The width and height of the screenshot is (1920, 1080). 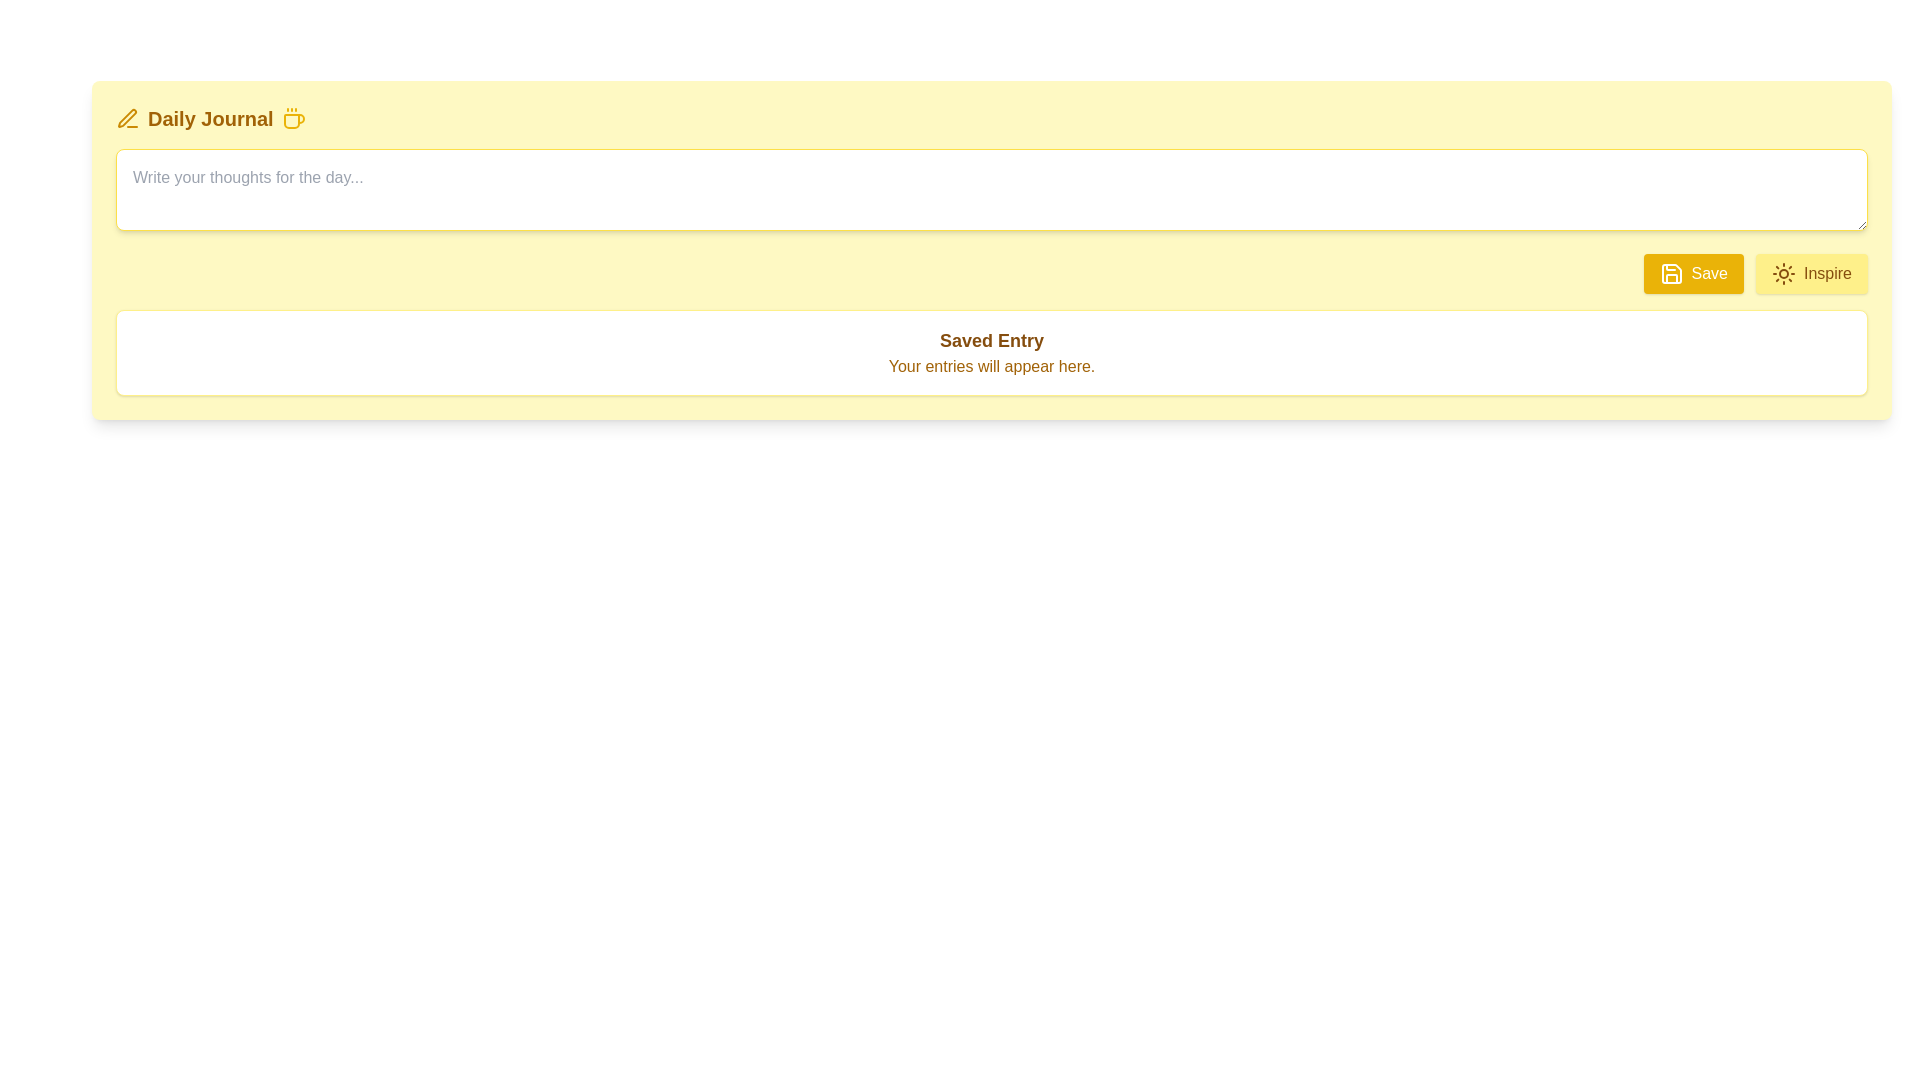 What do you see at coordinates (1784, 273) in the screenshot?
I see `the 'Inspire' button that contains the decorative icon associated with the theme of 'Inspiration'` at bounding box center [1784, 273].